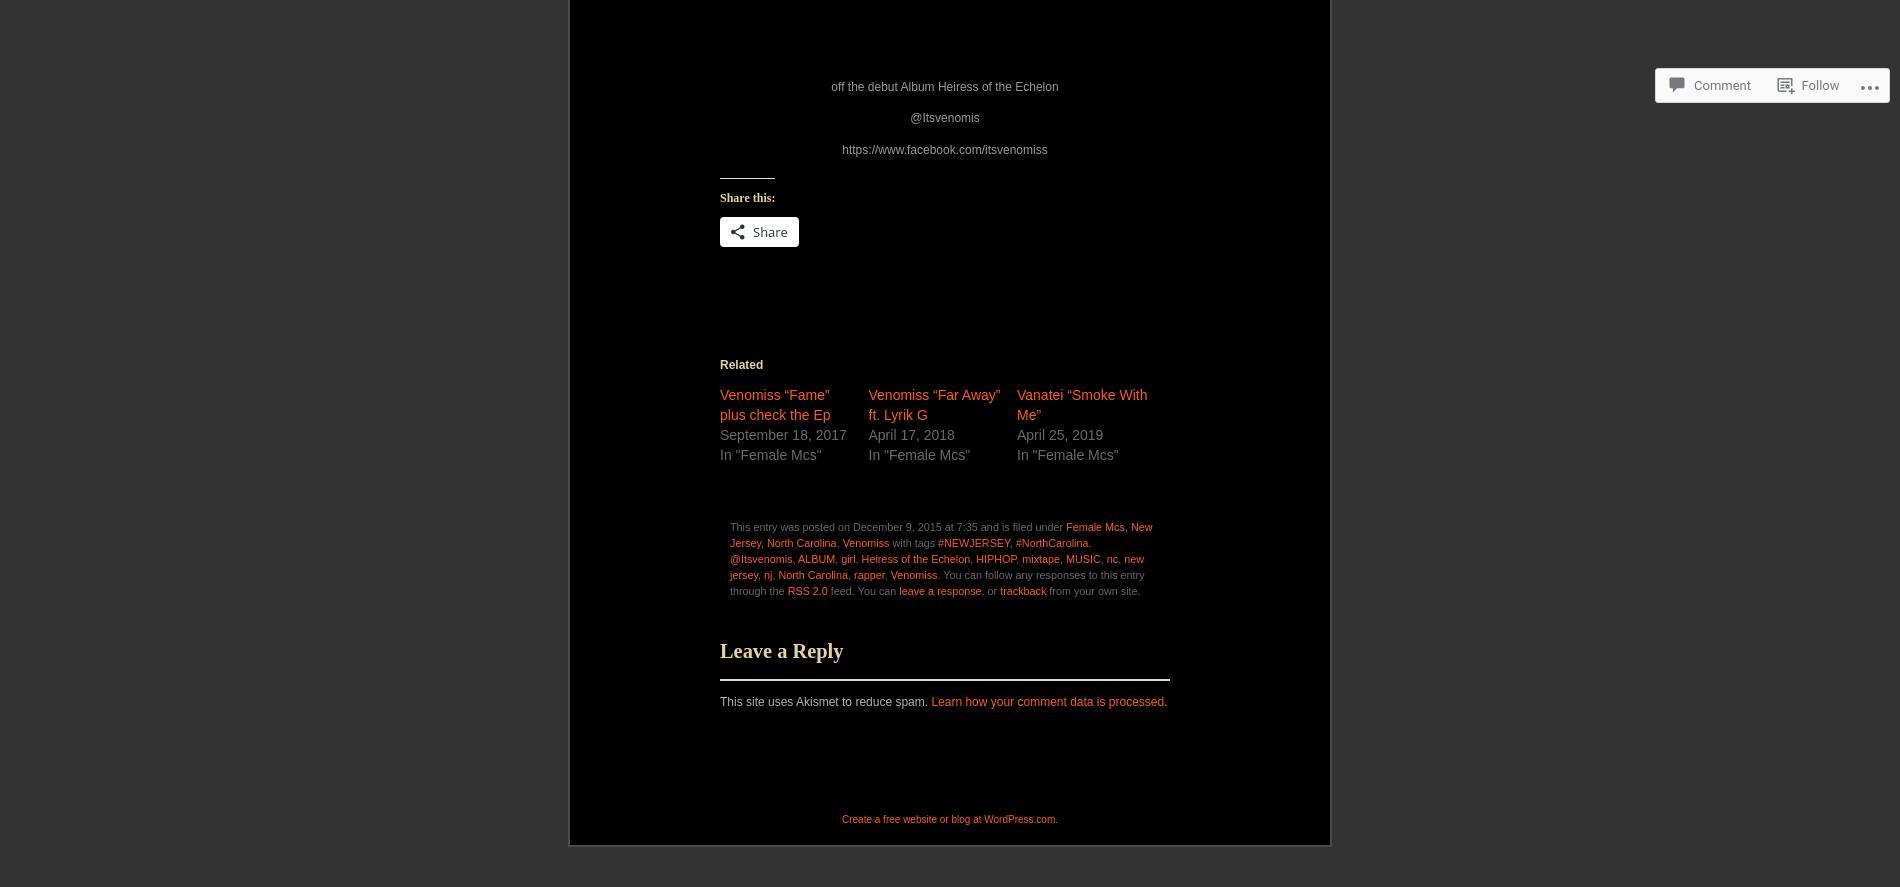 This screenshot has height=887, width=1900. Describe the element at coordinates (824, 863) in the screenshot. I see `'This site uses Akismet to reduce spam.'` at that location.